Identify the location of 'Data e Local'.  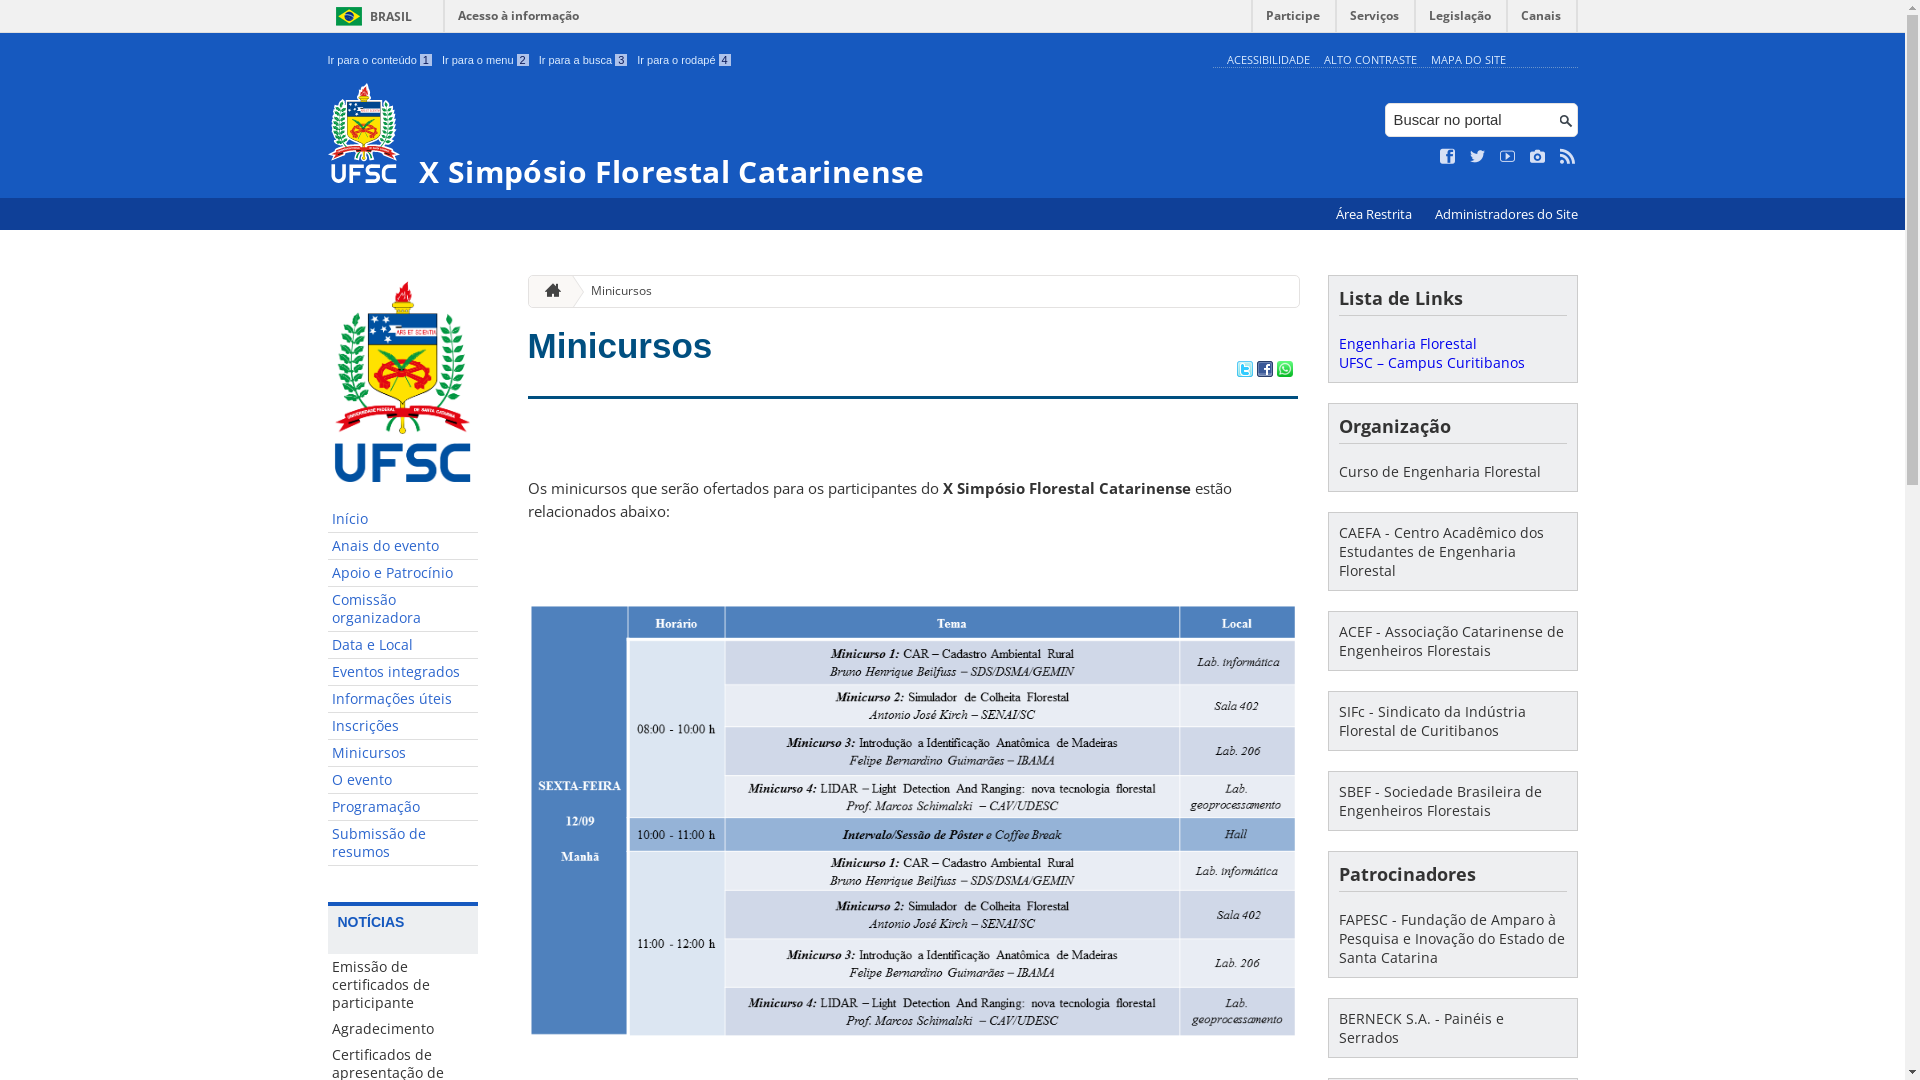
(327, 645).